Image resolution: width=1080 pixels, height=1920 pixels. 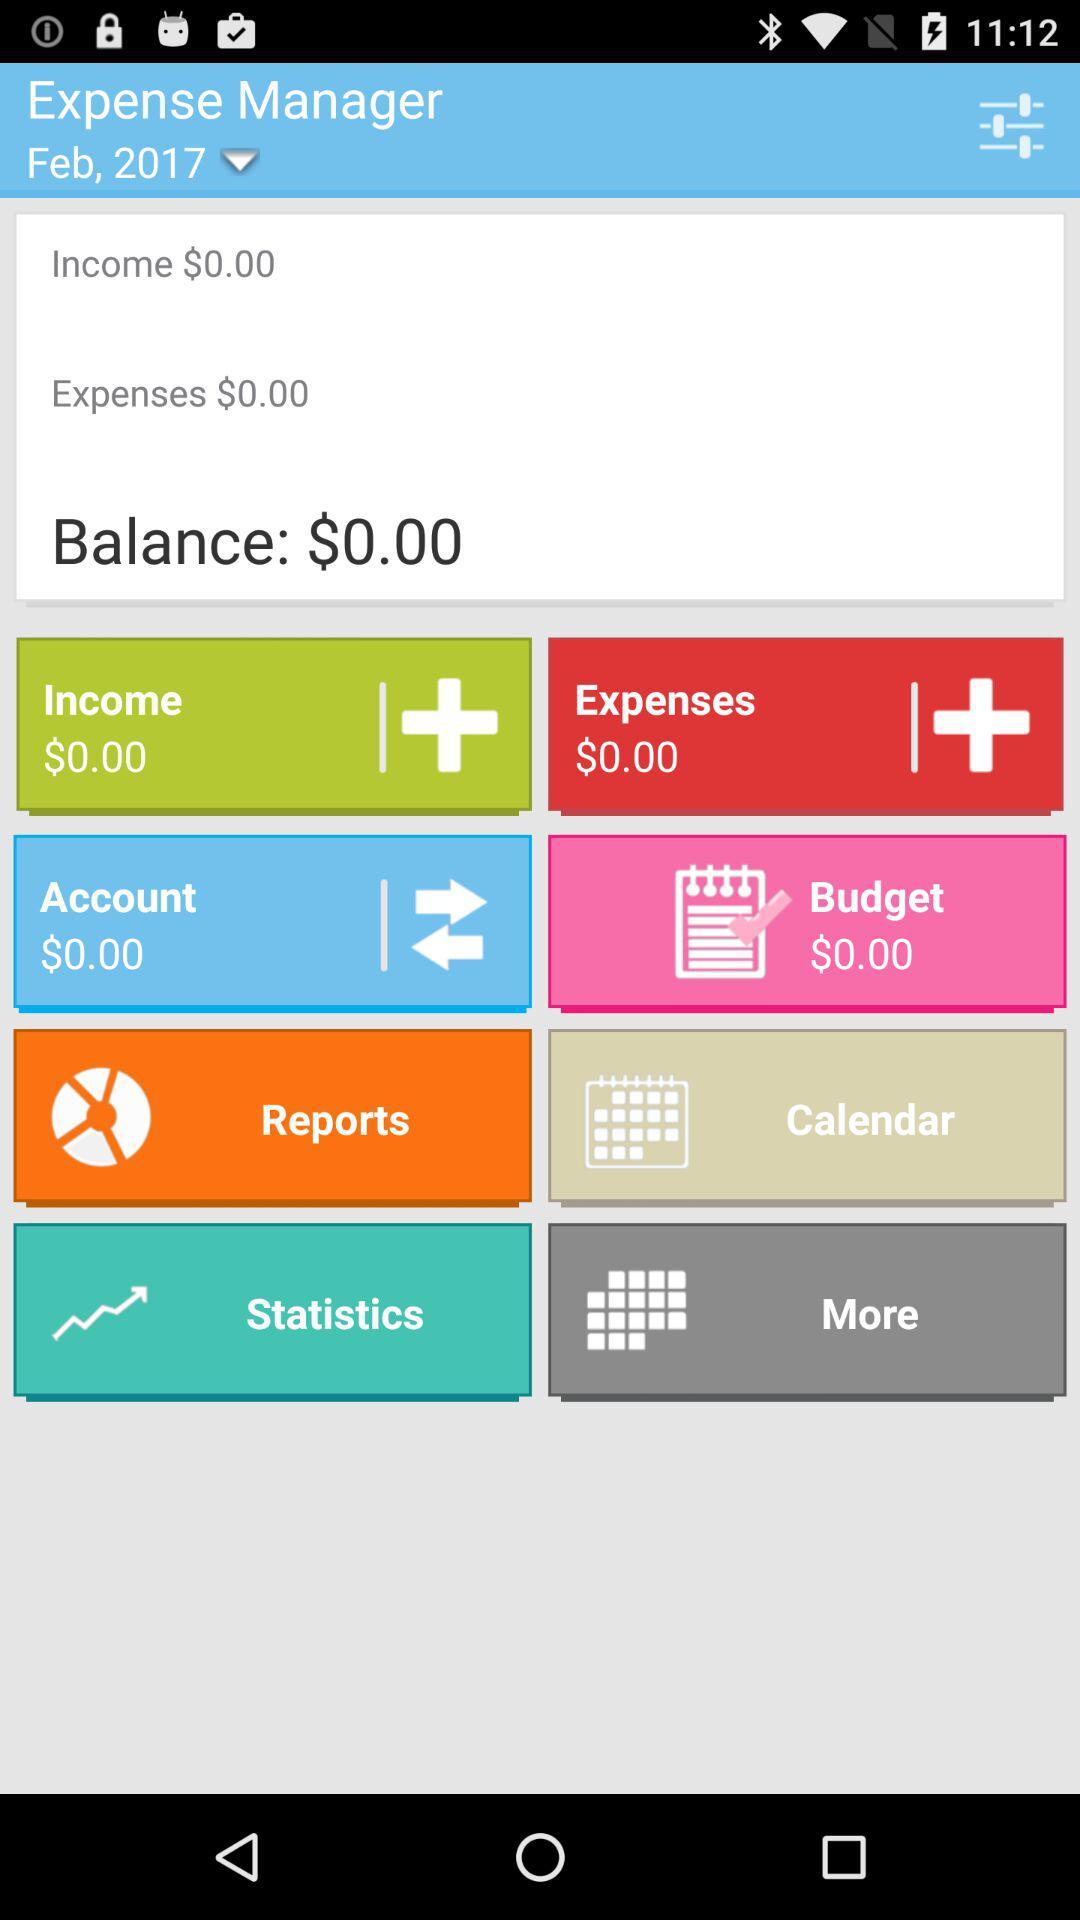 I want to click on advertisement money to account, so click(x=441, y=922).